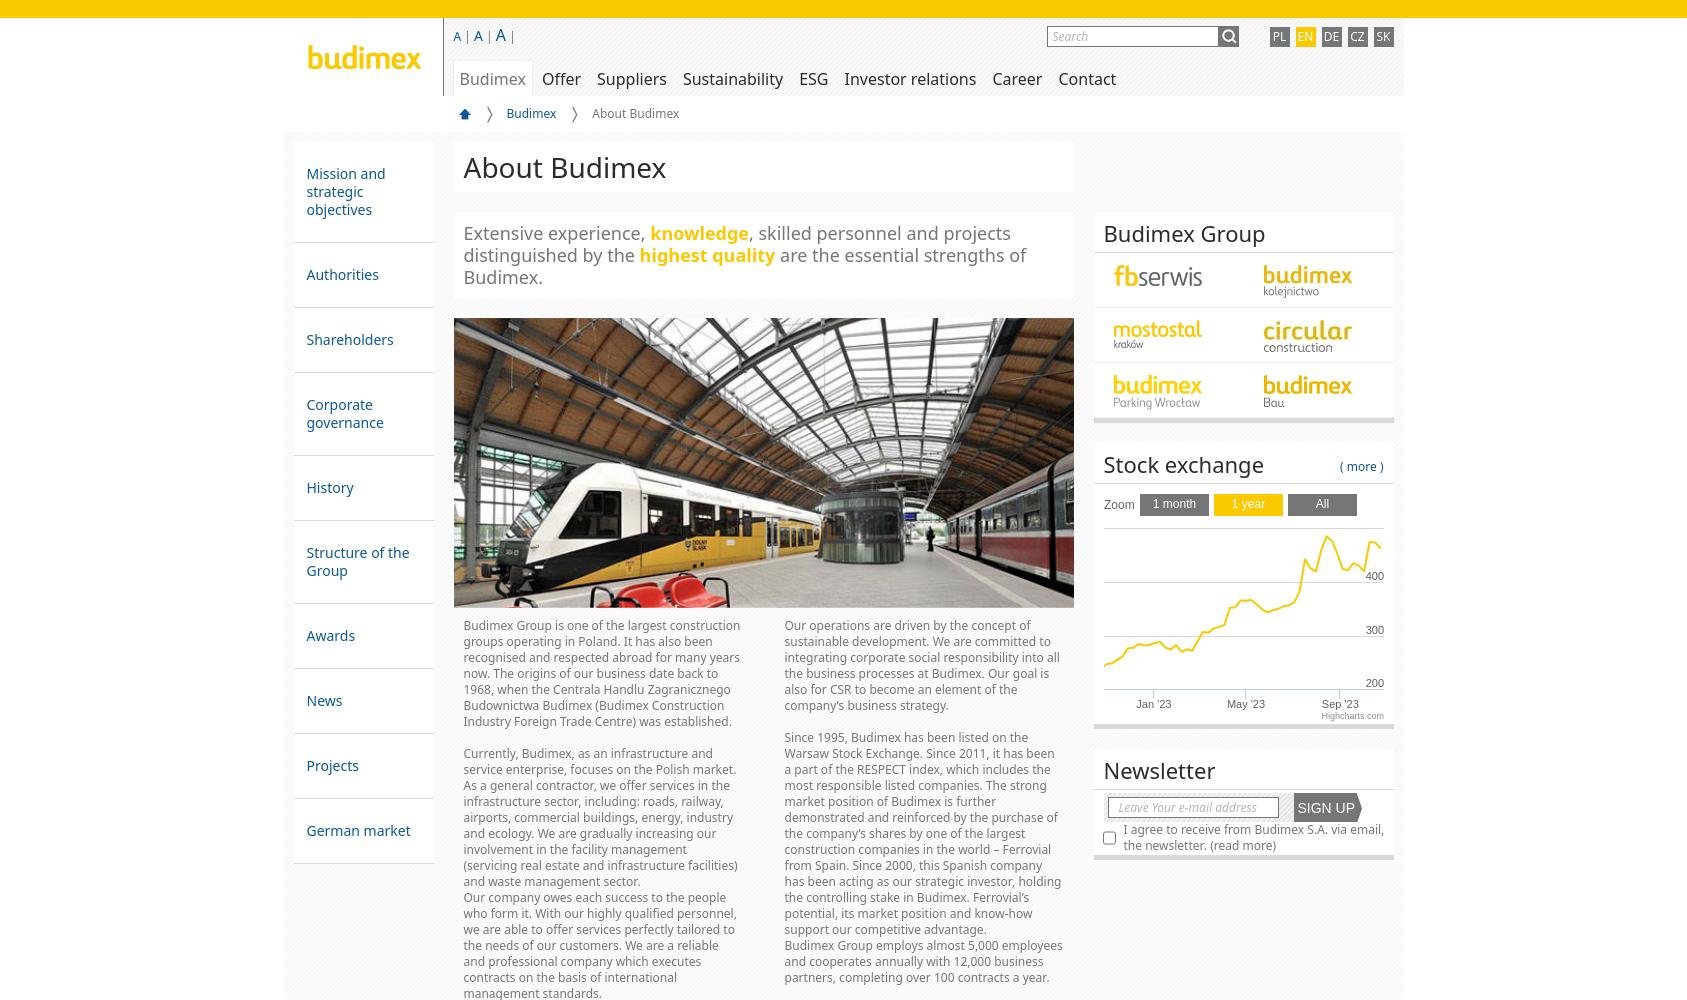 The image size is (1687, 1000). What do you see at coordinates (328, 486) in the screenshot?
I see `'History'` at bounding box center [328, 486].